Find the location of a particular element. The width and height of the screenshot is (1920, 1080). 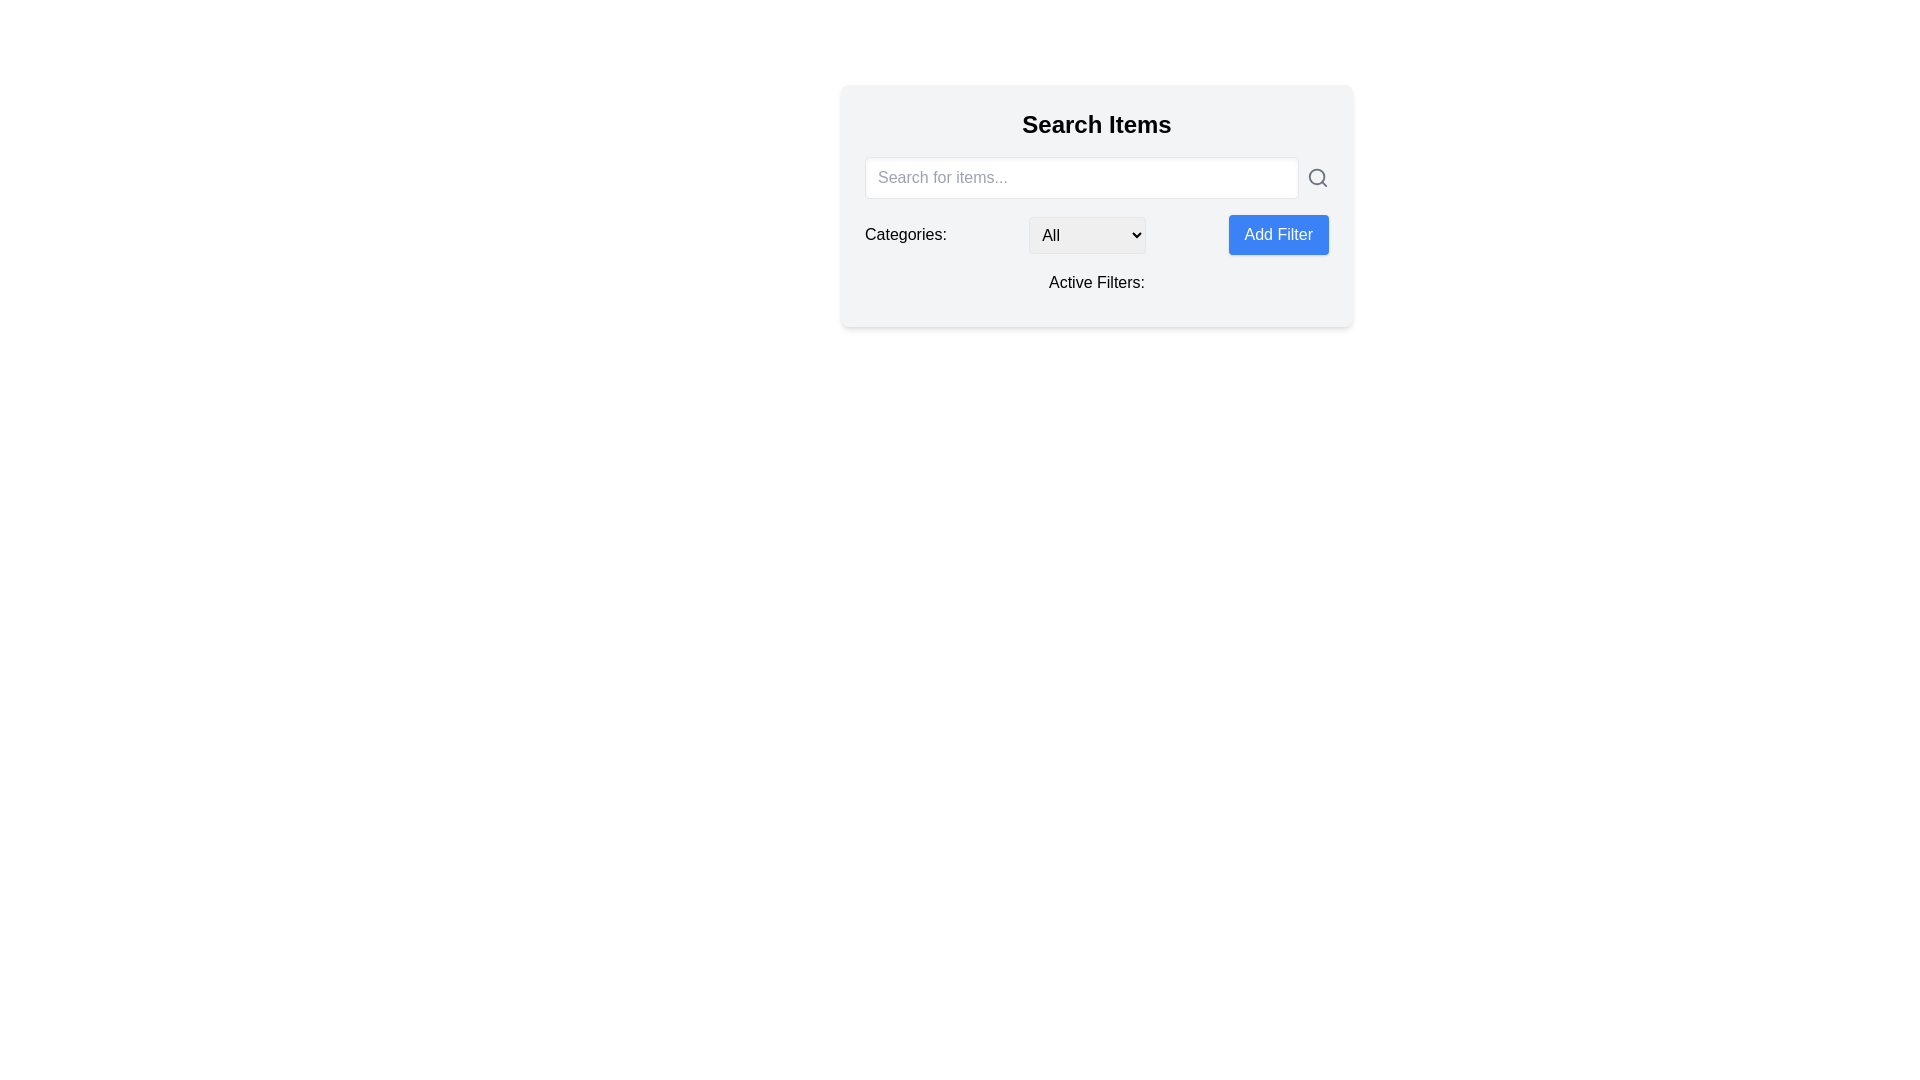

the 'Add Filter' button located to the far right of the 'Categories:' label and 'All' dropdown is located at coordinates (1277, 234).